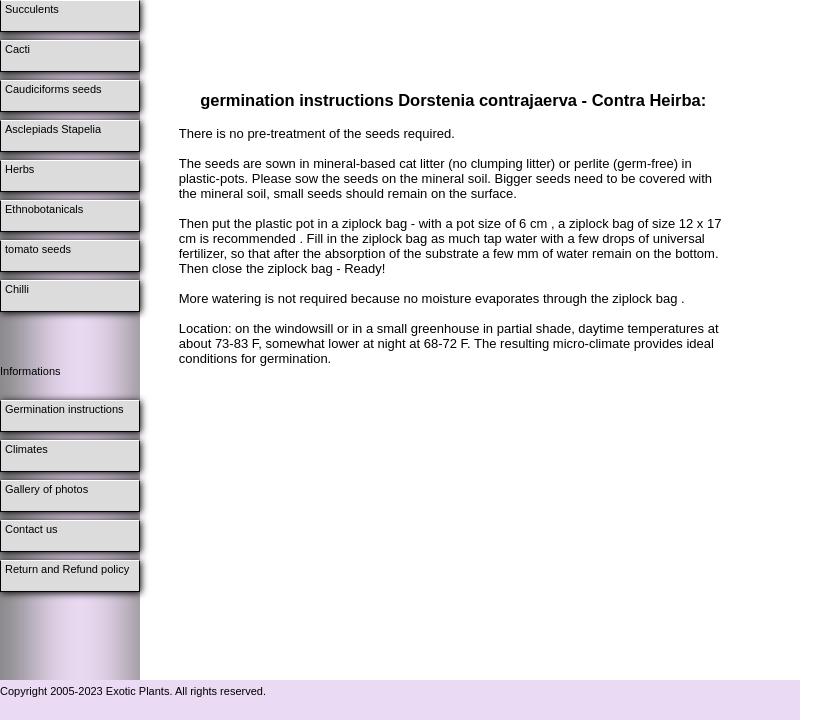  I want to click on 'The seeds are sown in mineral-based cat litter (no clumping litter) or perlite (germ-free) in plastic-pots.
Please sow the seeds on the mineral soil. Bigger seeds need to be covered with the mineral soil, small seeds should remain on the surface.', so click(177, 177).